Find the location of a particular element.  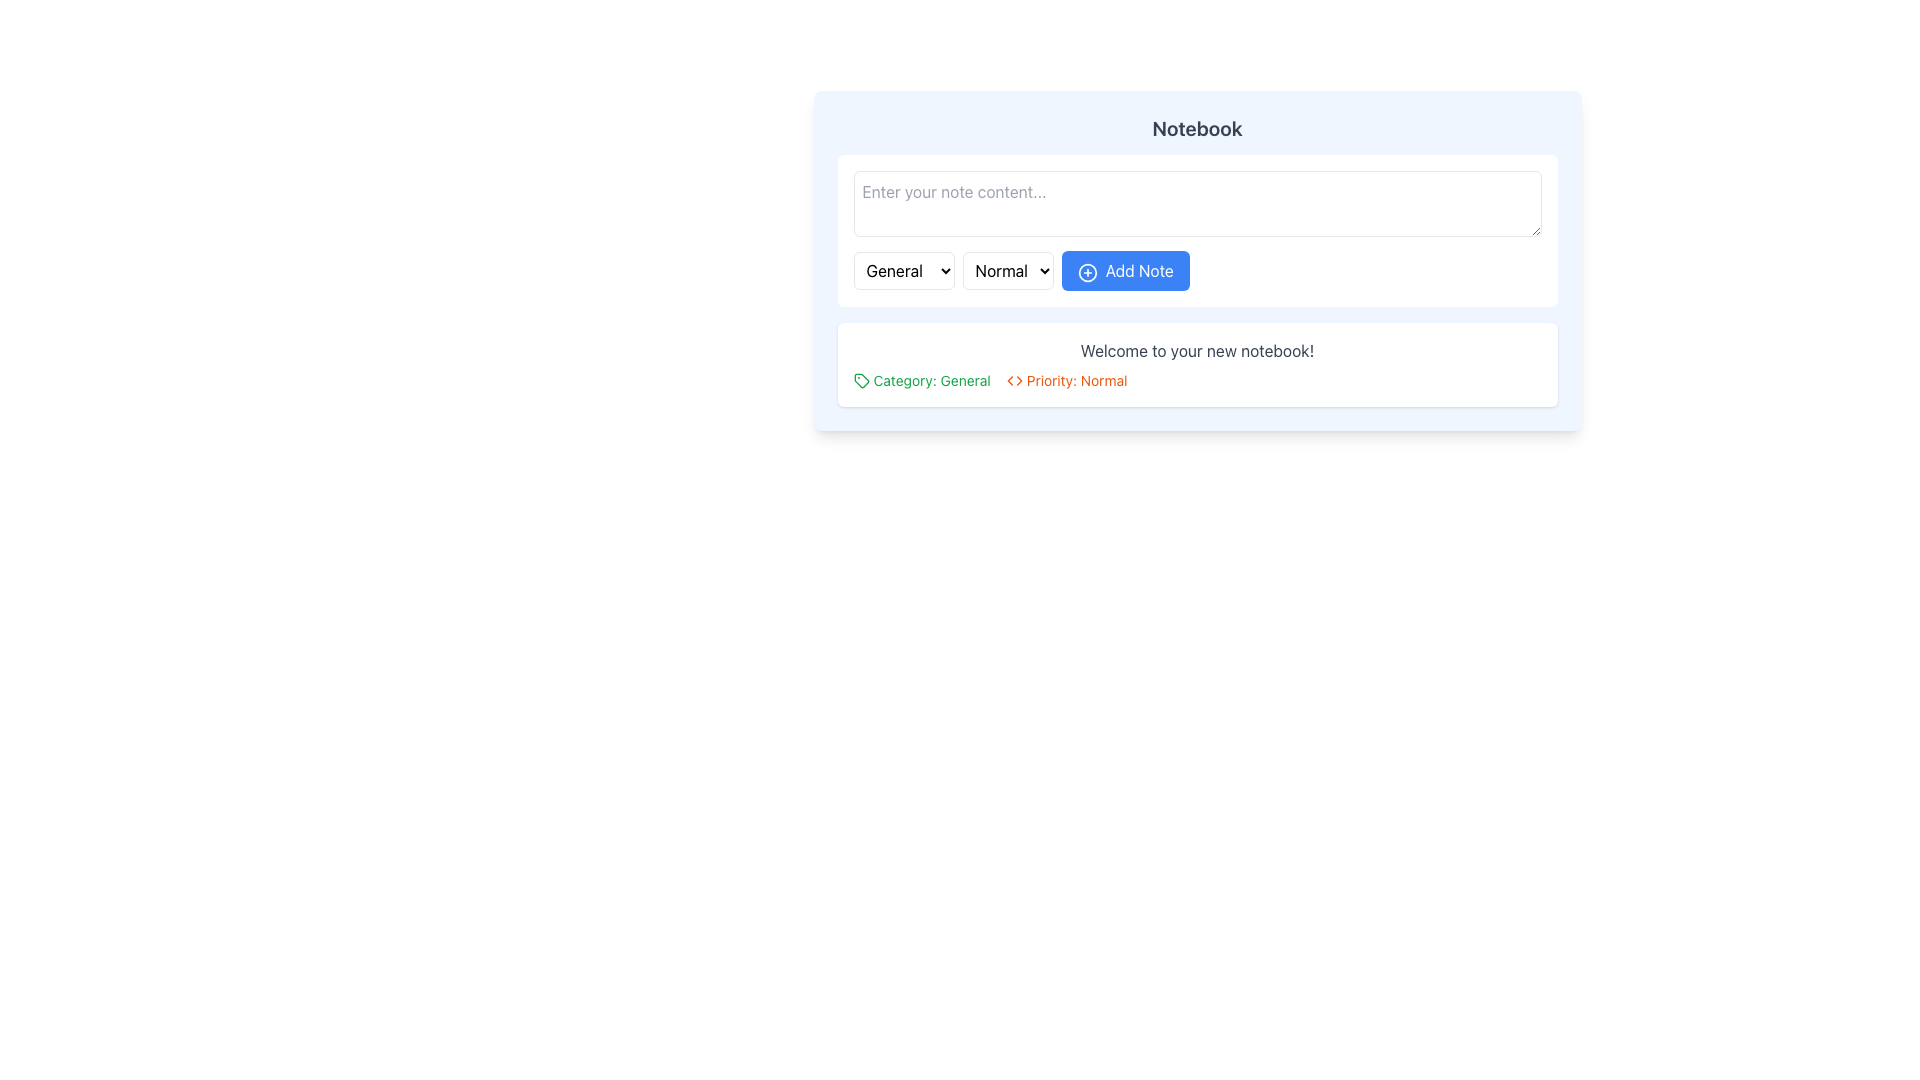

the Text Display containing the message 'Welcome to your new notebook!' along with the labels 'Category: General' and 'Priority: Normal' is located at coordinates (1197, 365).